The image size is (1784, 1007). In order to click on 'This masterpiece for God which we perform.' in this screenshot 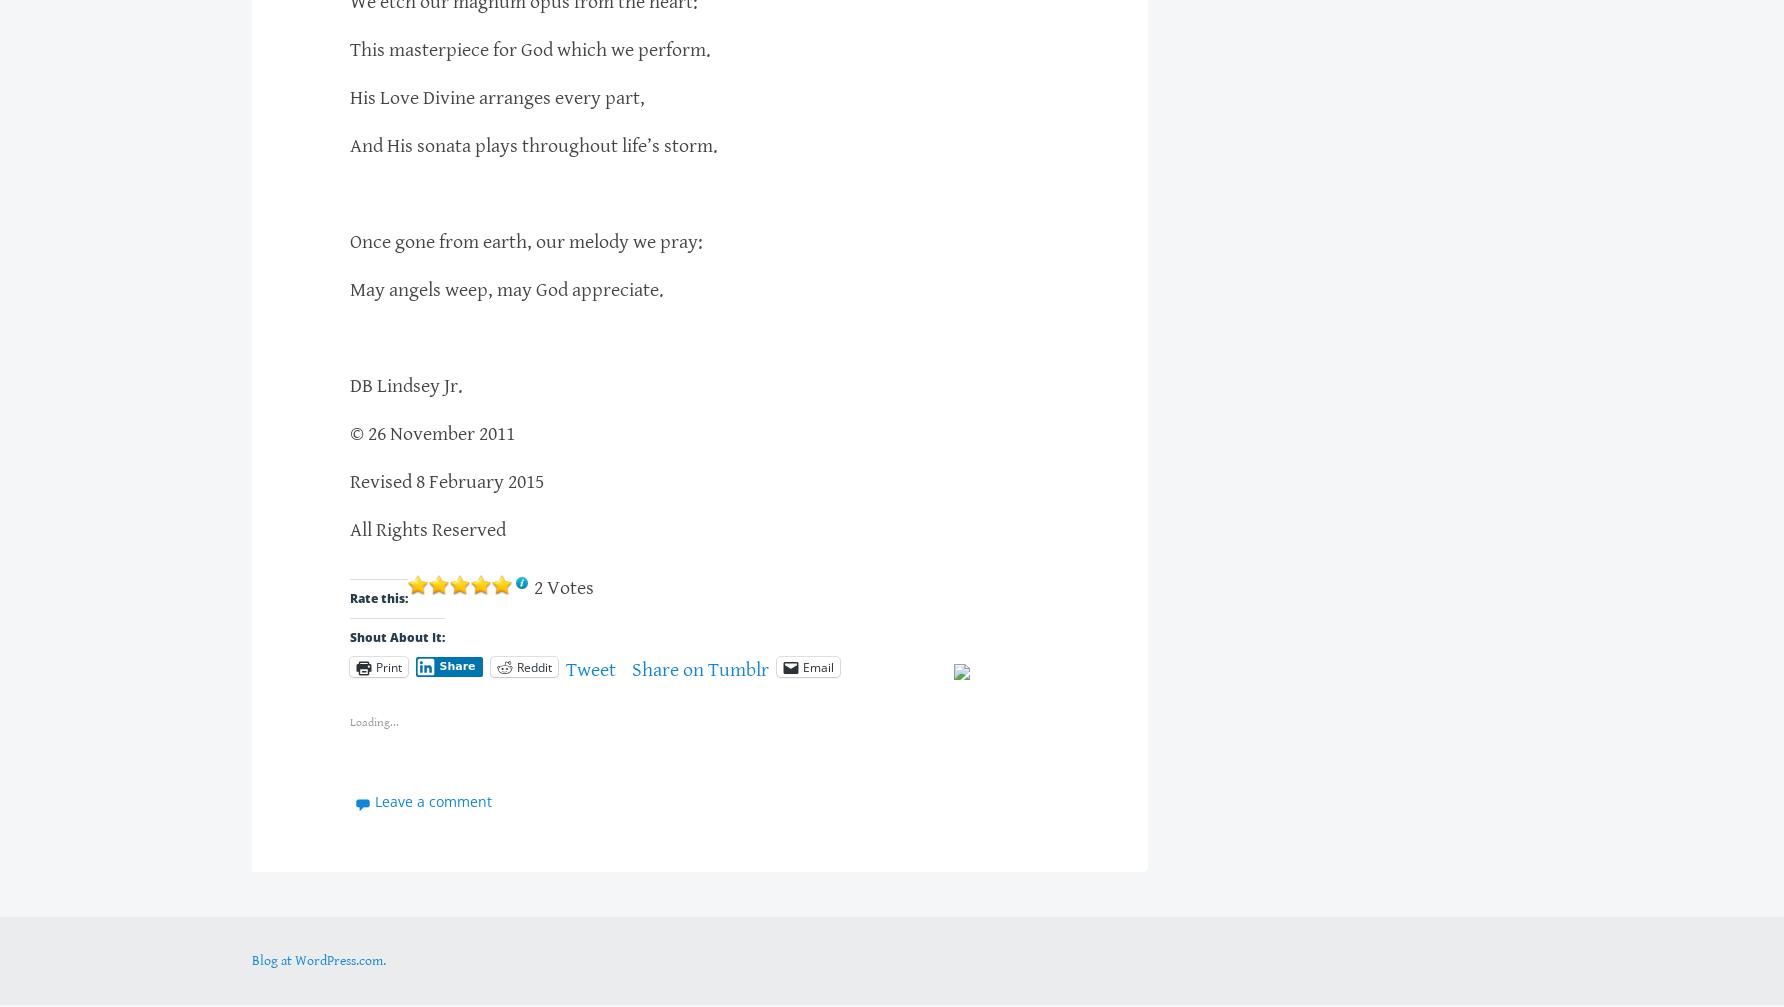, I will do `click(530, 49)`.